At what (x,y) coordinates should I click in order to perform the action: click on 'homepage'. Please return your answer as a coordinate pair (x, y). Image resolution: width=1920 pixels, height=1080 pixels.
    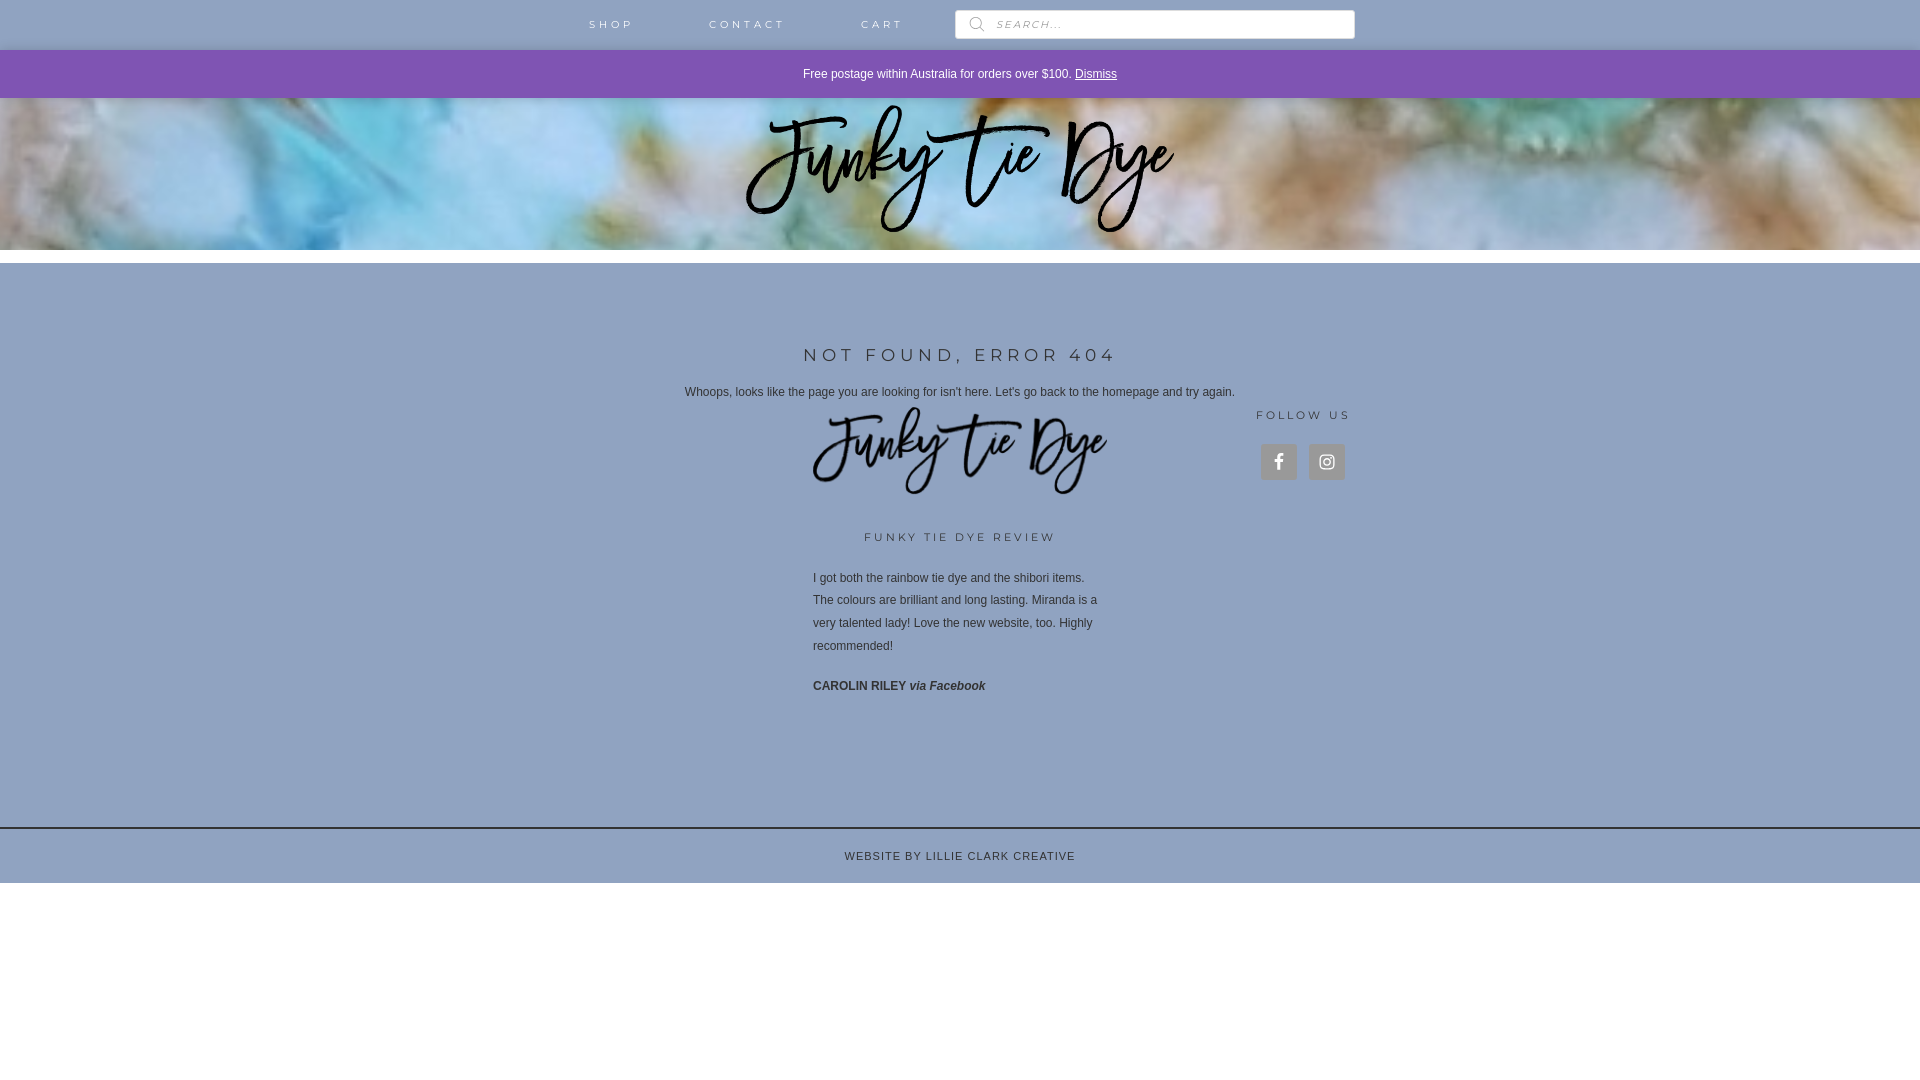
    Looking at the image, I should click on (1130, 392).